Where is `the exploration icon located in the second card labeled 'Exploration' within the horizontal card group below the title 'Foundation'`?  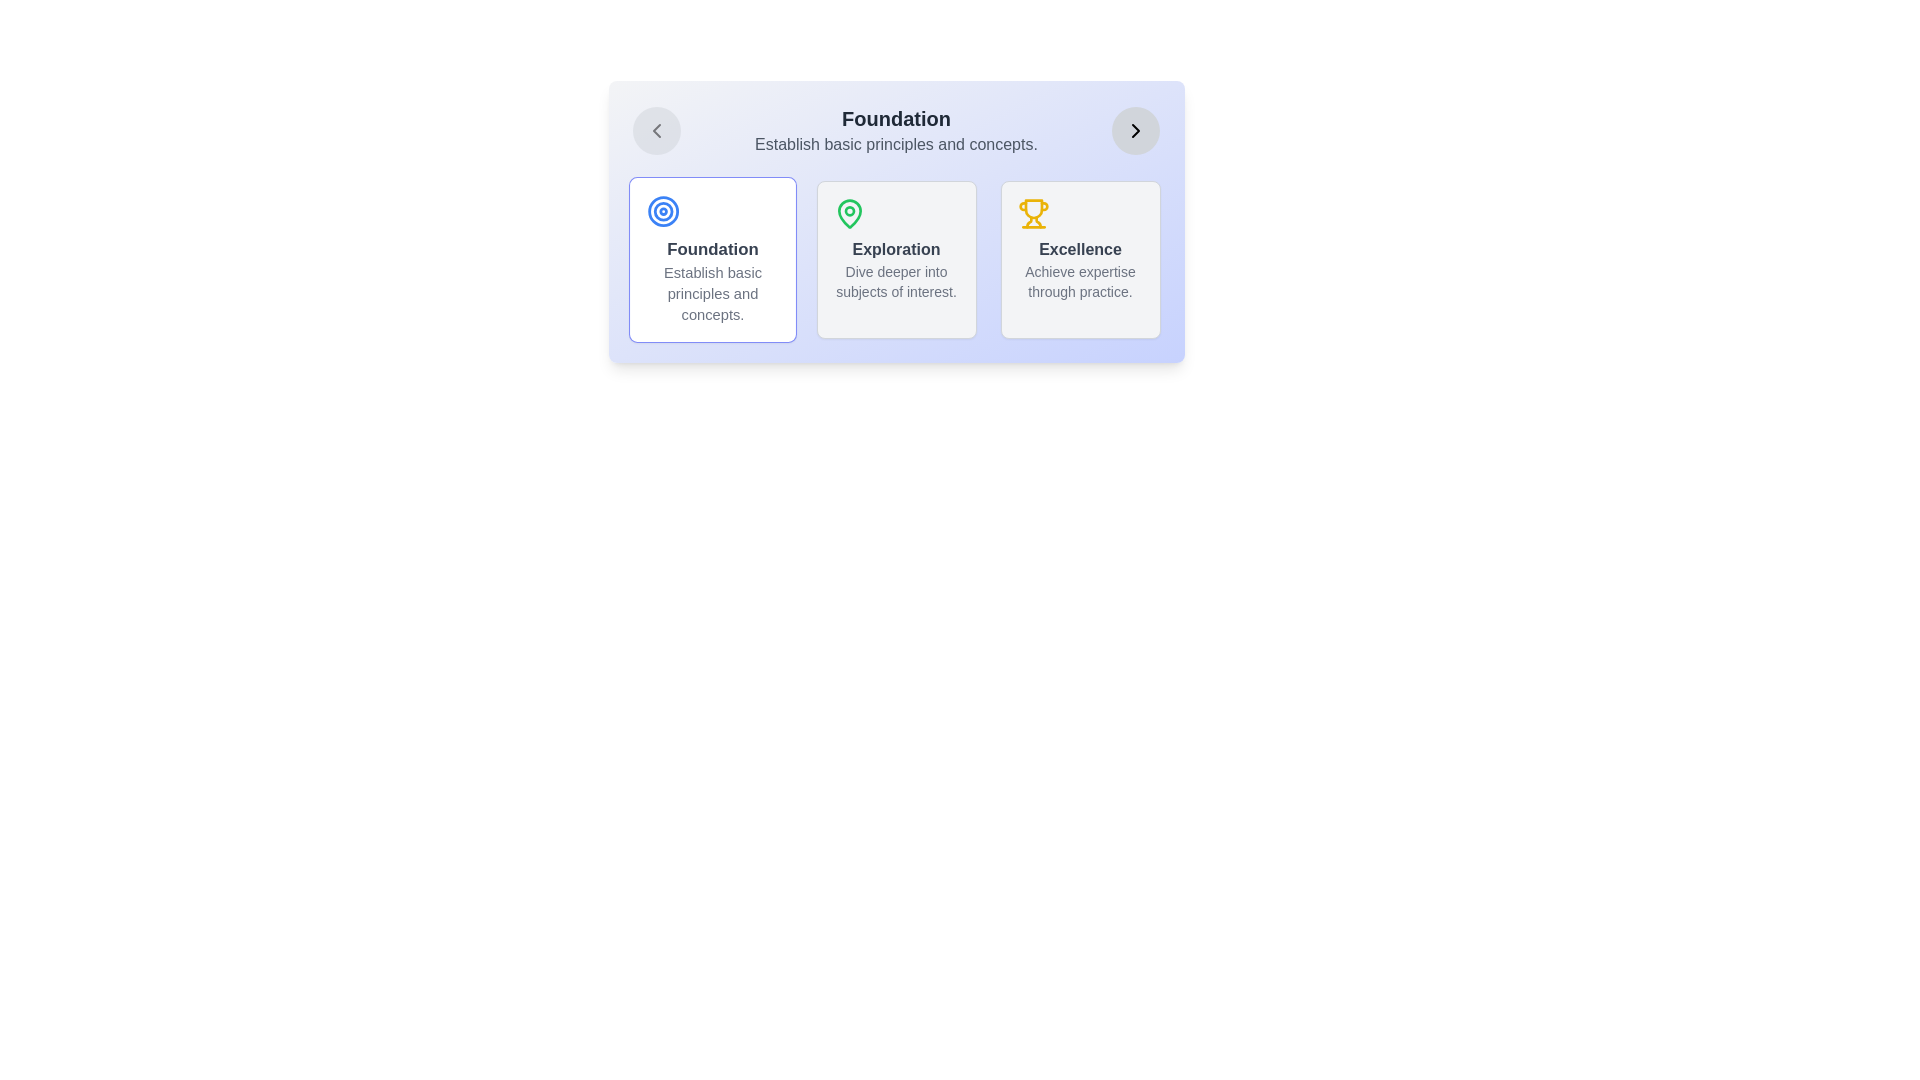 the exploration icon located in the second card labeled 'Exploration' within the horizontal card group below the title 'Foundation' is located at coordinates (849, 213).